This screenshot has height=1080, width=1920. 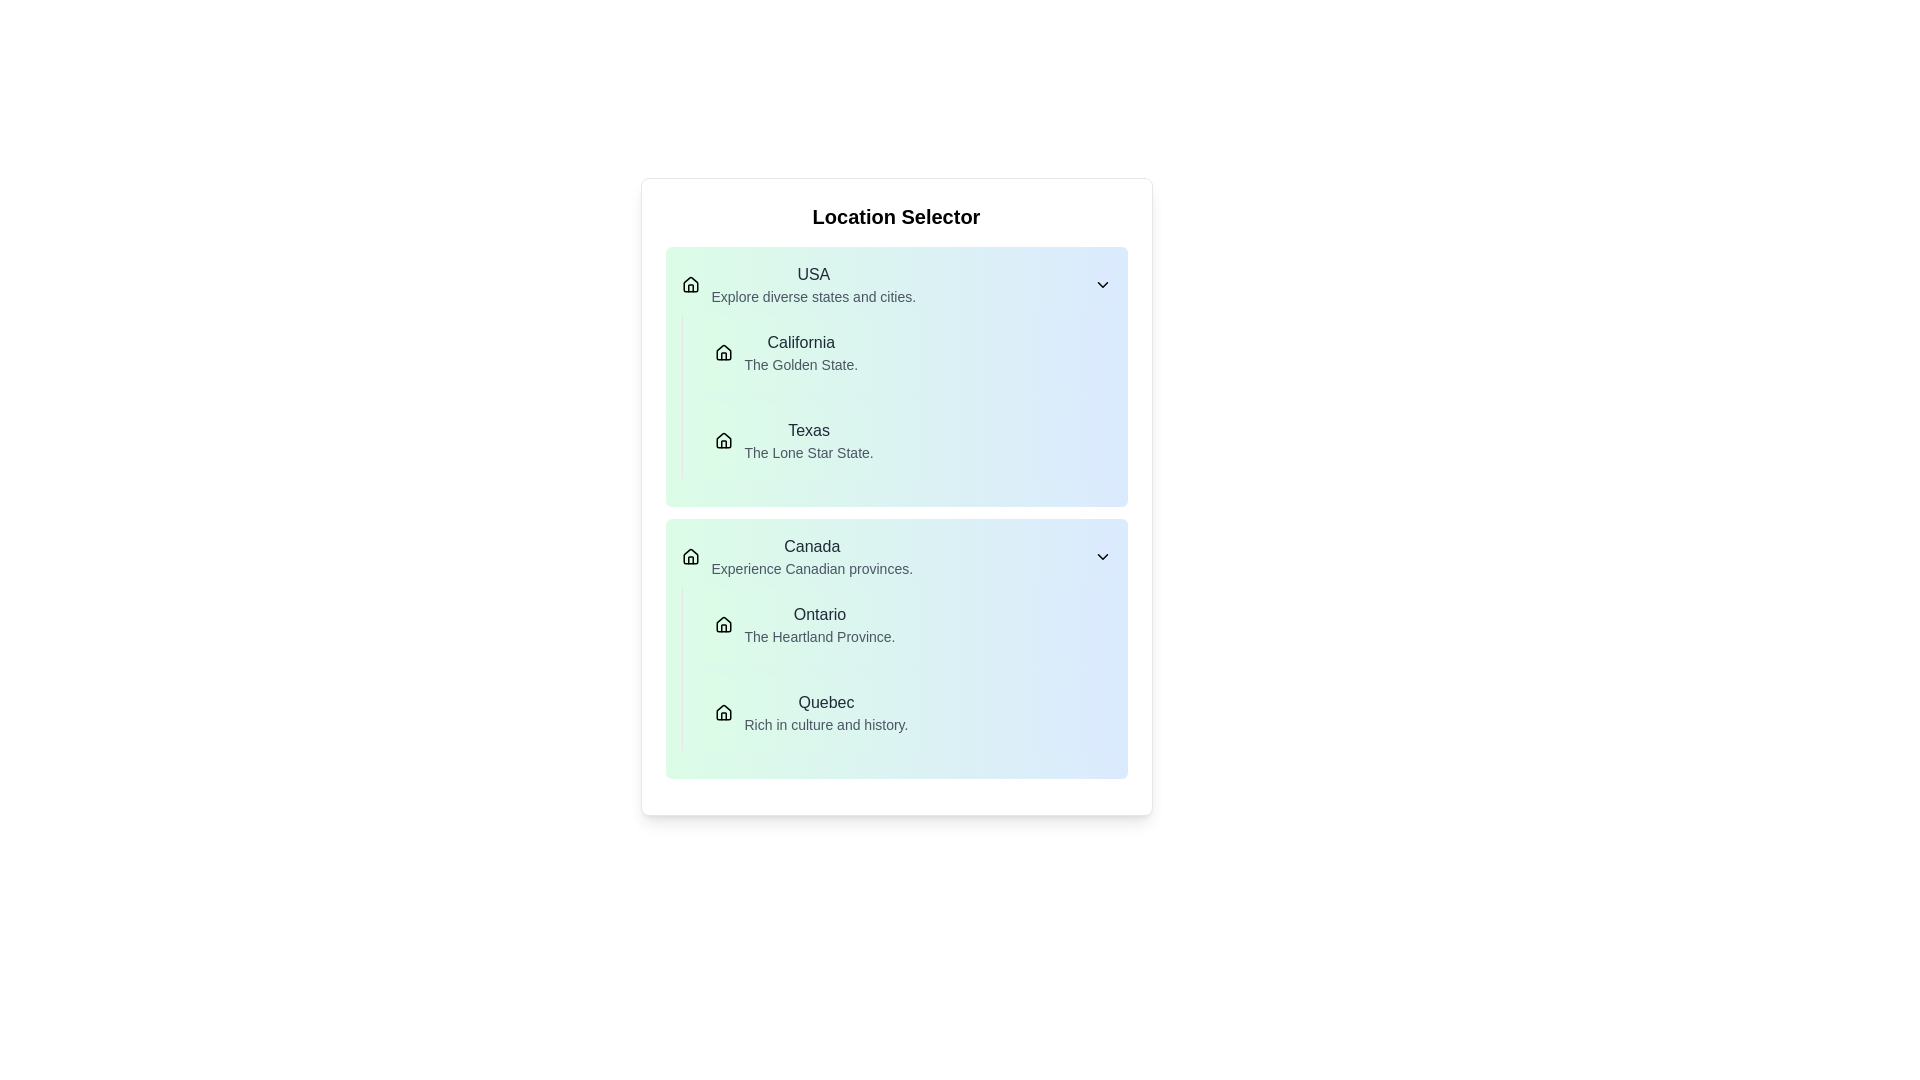 I want to click on text label displaying 'Ontario', which is styled with a medium font weight and dark gray color, located in the 'Canada' section of the location selector interface, so click(x=820, y=613).